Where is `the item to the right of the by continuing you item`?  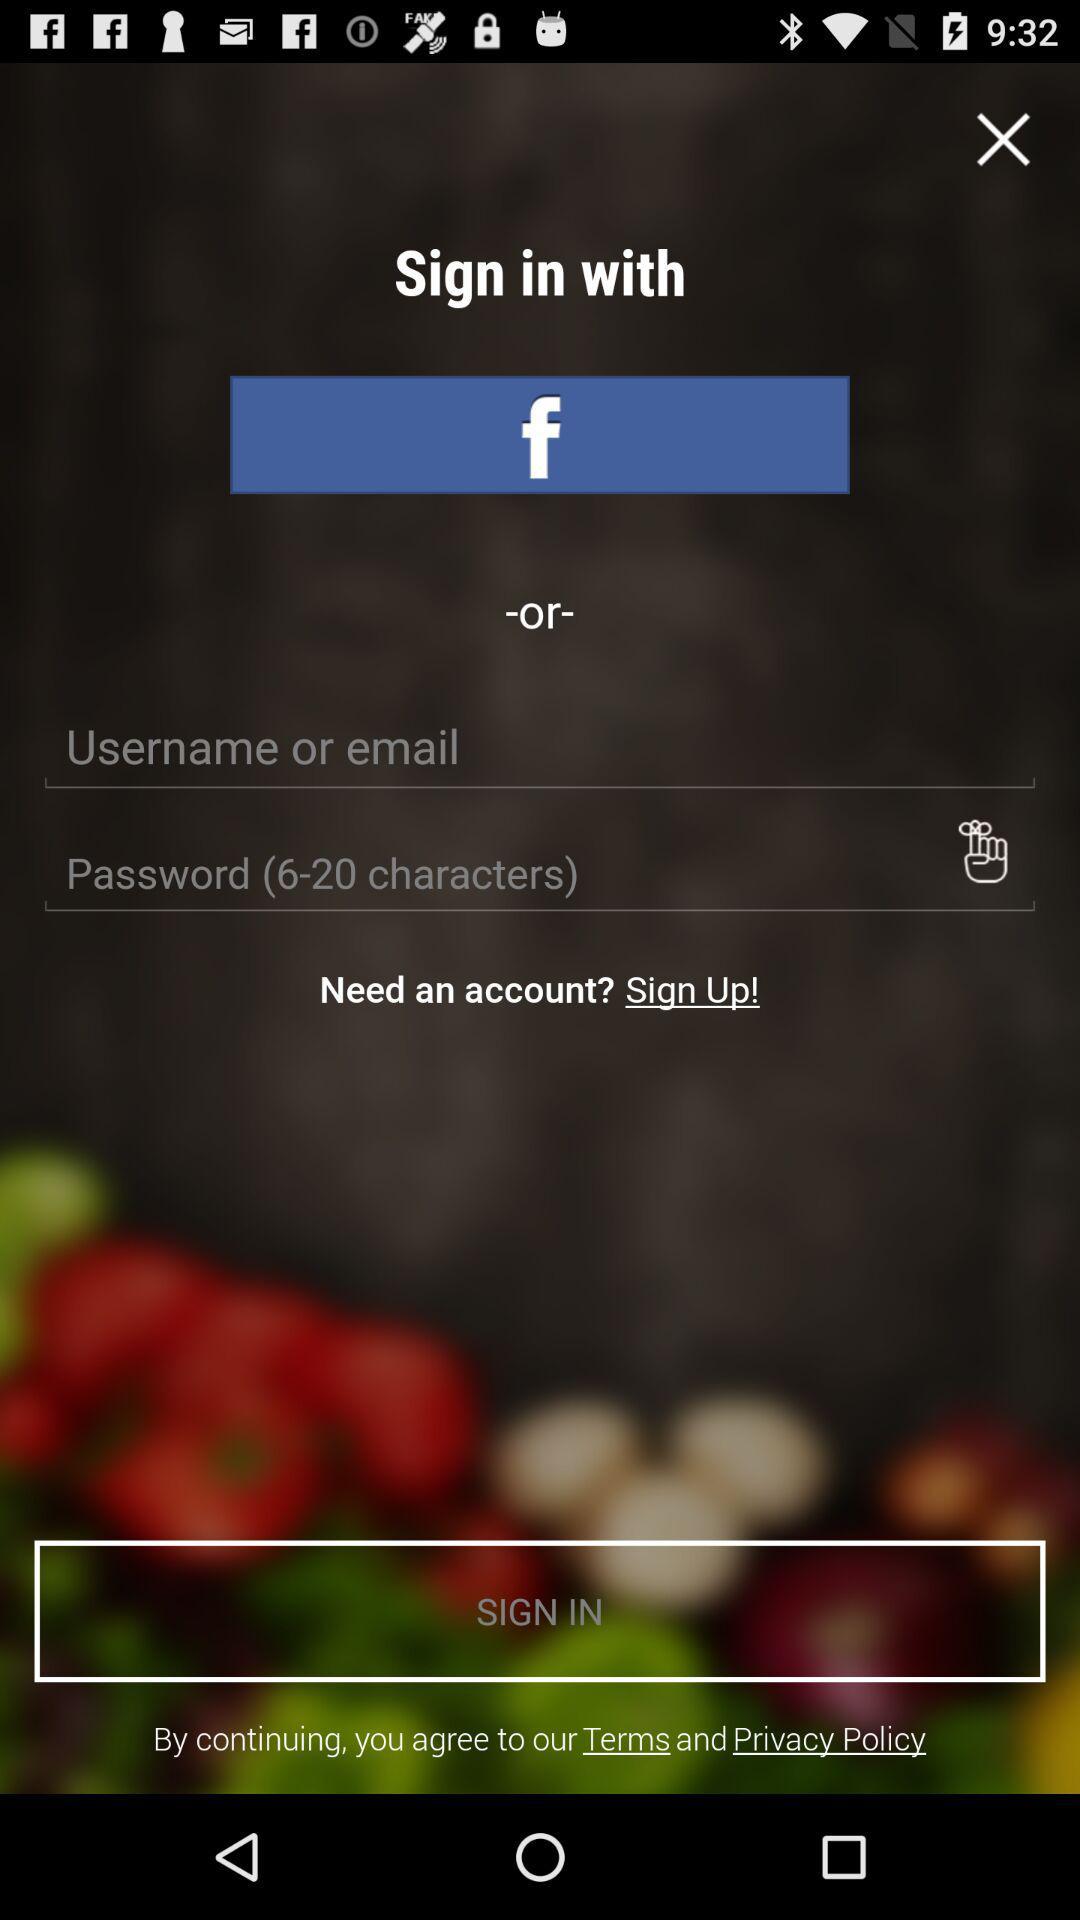 the item to the right of the by continuing you item is located at coordinates (625, 1737).